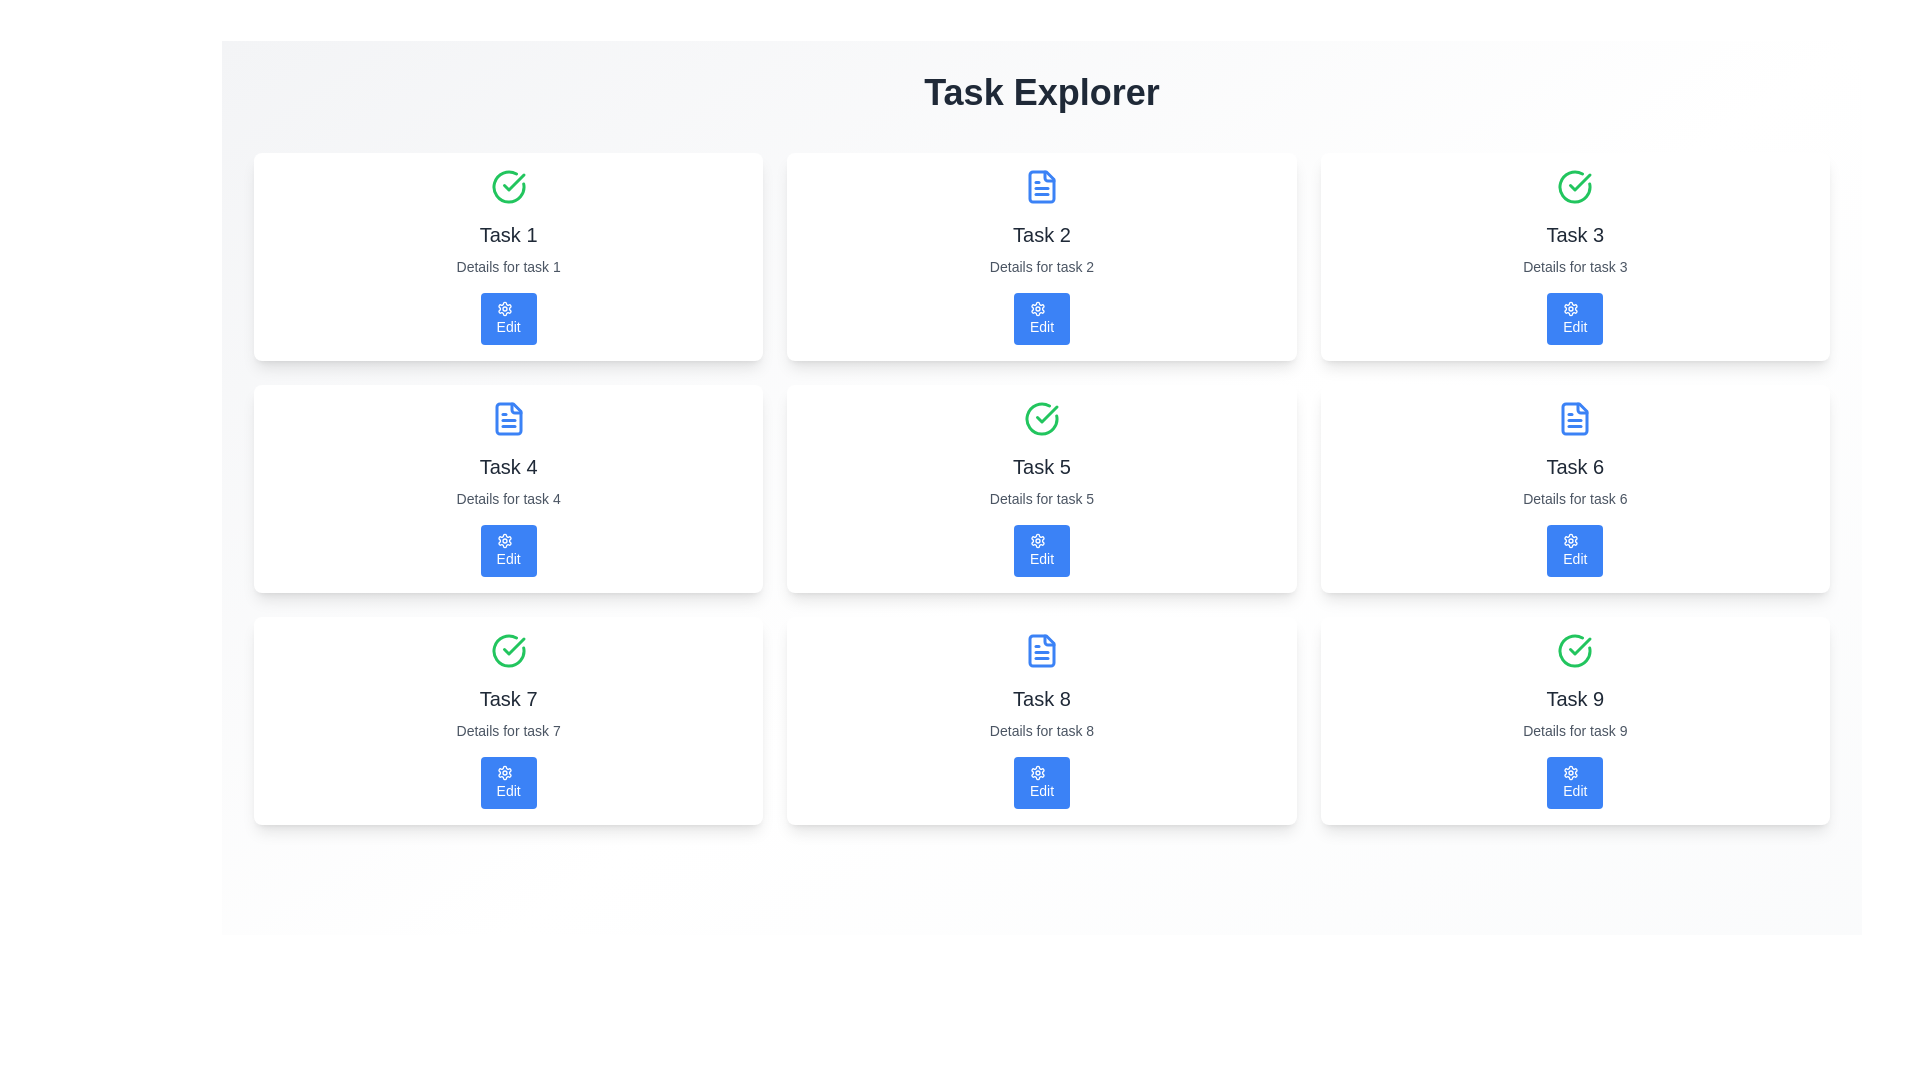  Describe the element at coordinates (1040, 551) in the screenshot. I see `the 'Edit' button with a cogwheel icon in the bottom section of the 'Task 5' card to initiate task editing` at that location.